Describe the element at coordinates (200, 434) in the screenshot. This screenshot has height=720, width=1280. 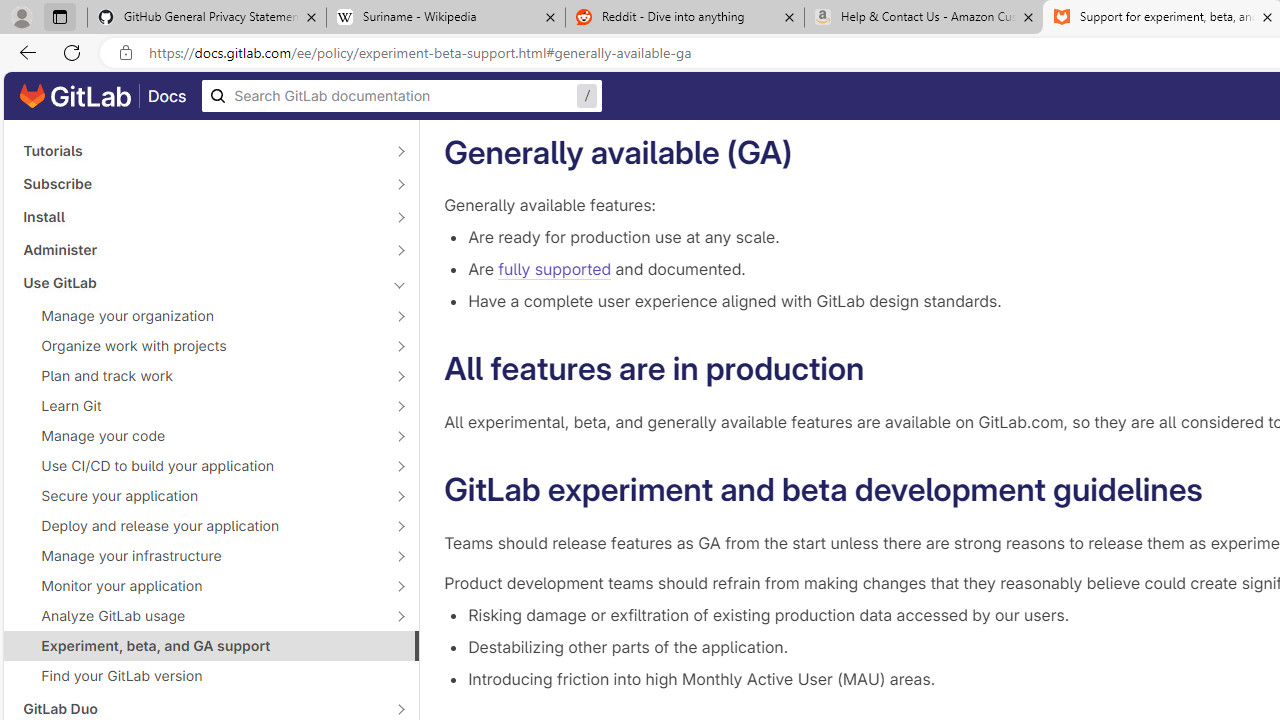
I see `'Manage your code'` at that location.